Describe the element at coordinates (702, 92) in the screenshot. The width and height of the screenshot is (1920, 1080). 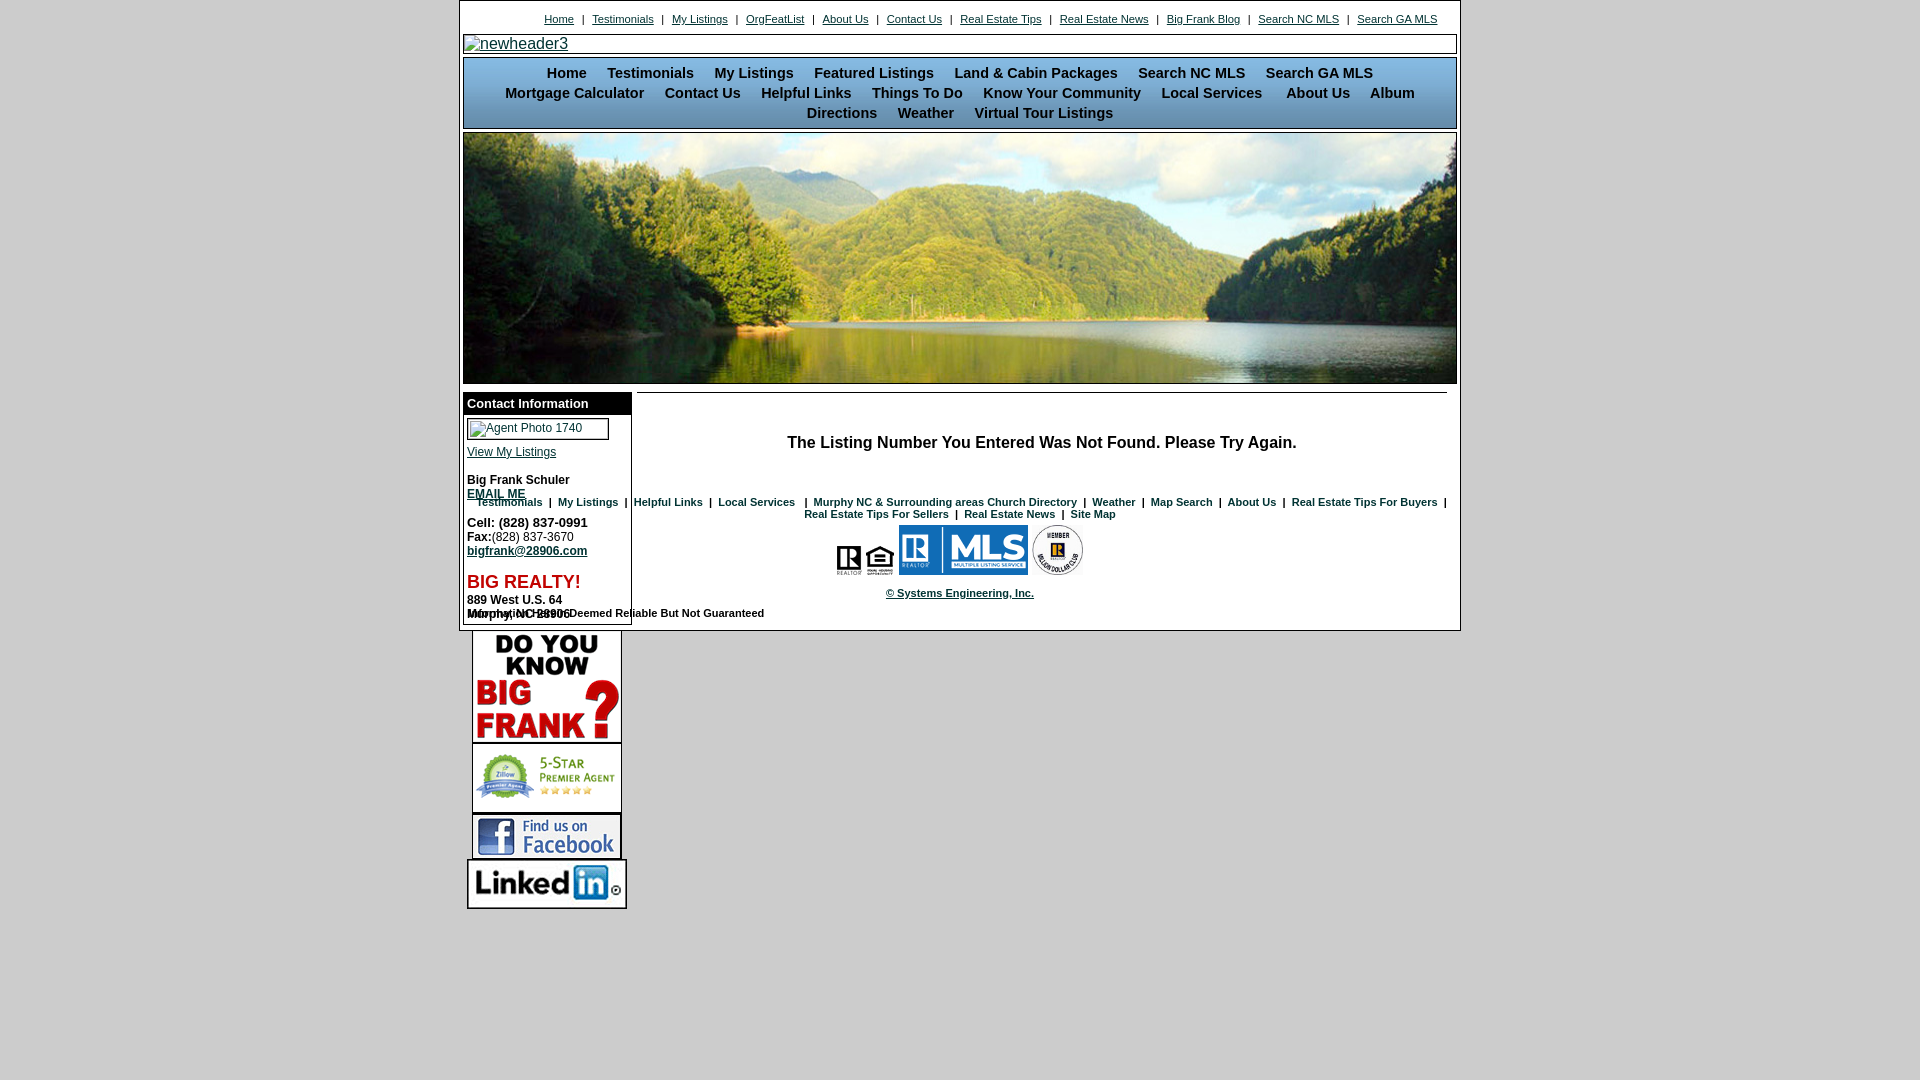
I see `'Contact Us'` at that location.